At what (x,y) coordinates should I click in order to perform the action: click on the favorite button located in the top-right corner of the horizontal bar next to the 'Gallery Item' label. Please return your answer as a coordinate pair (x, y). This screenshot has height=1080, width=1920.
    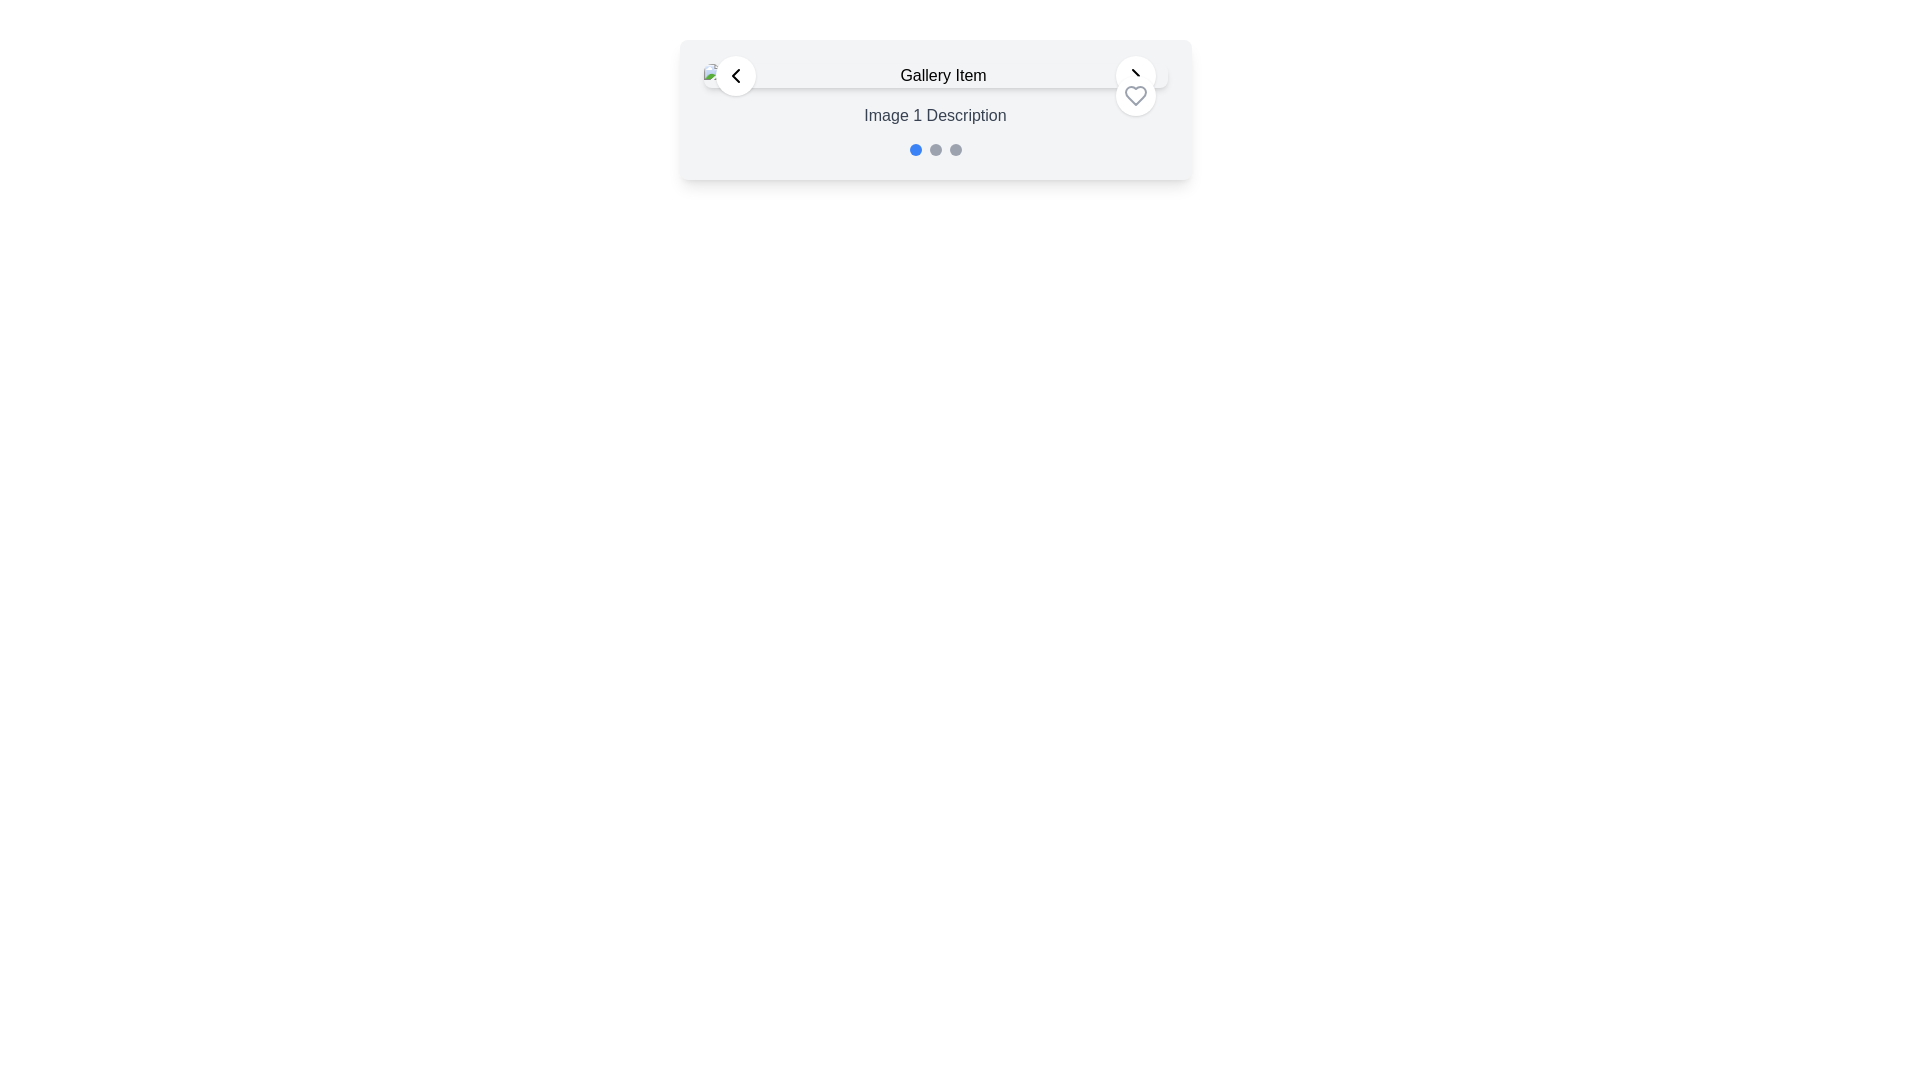
    Looking at the image, I should click on (1135, 96).